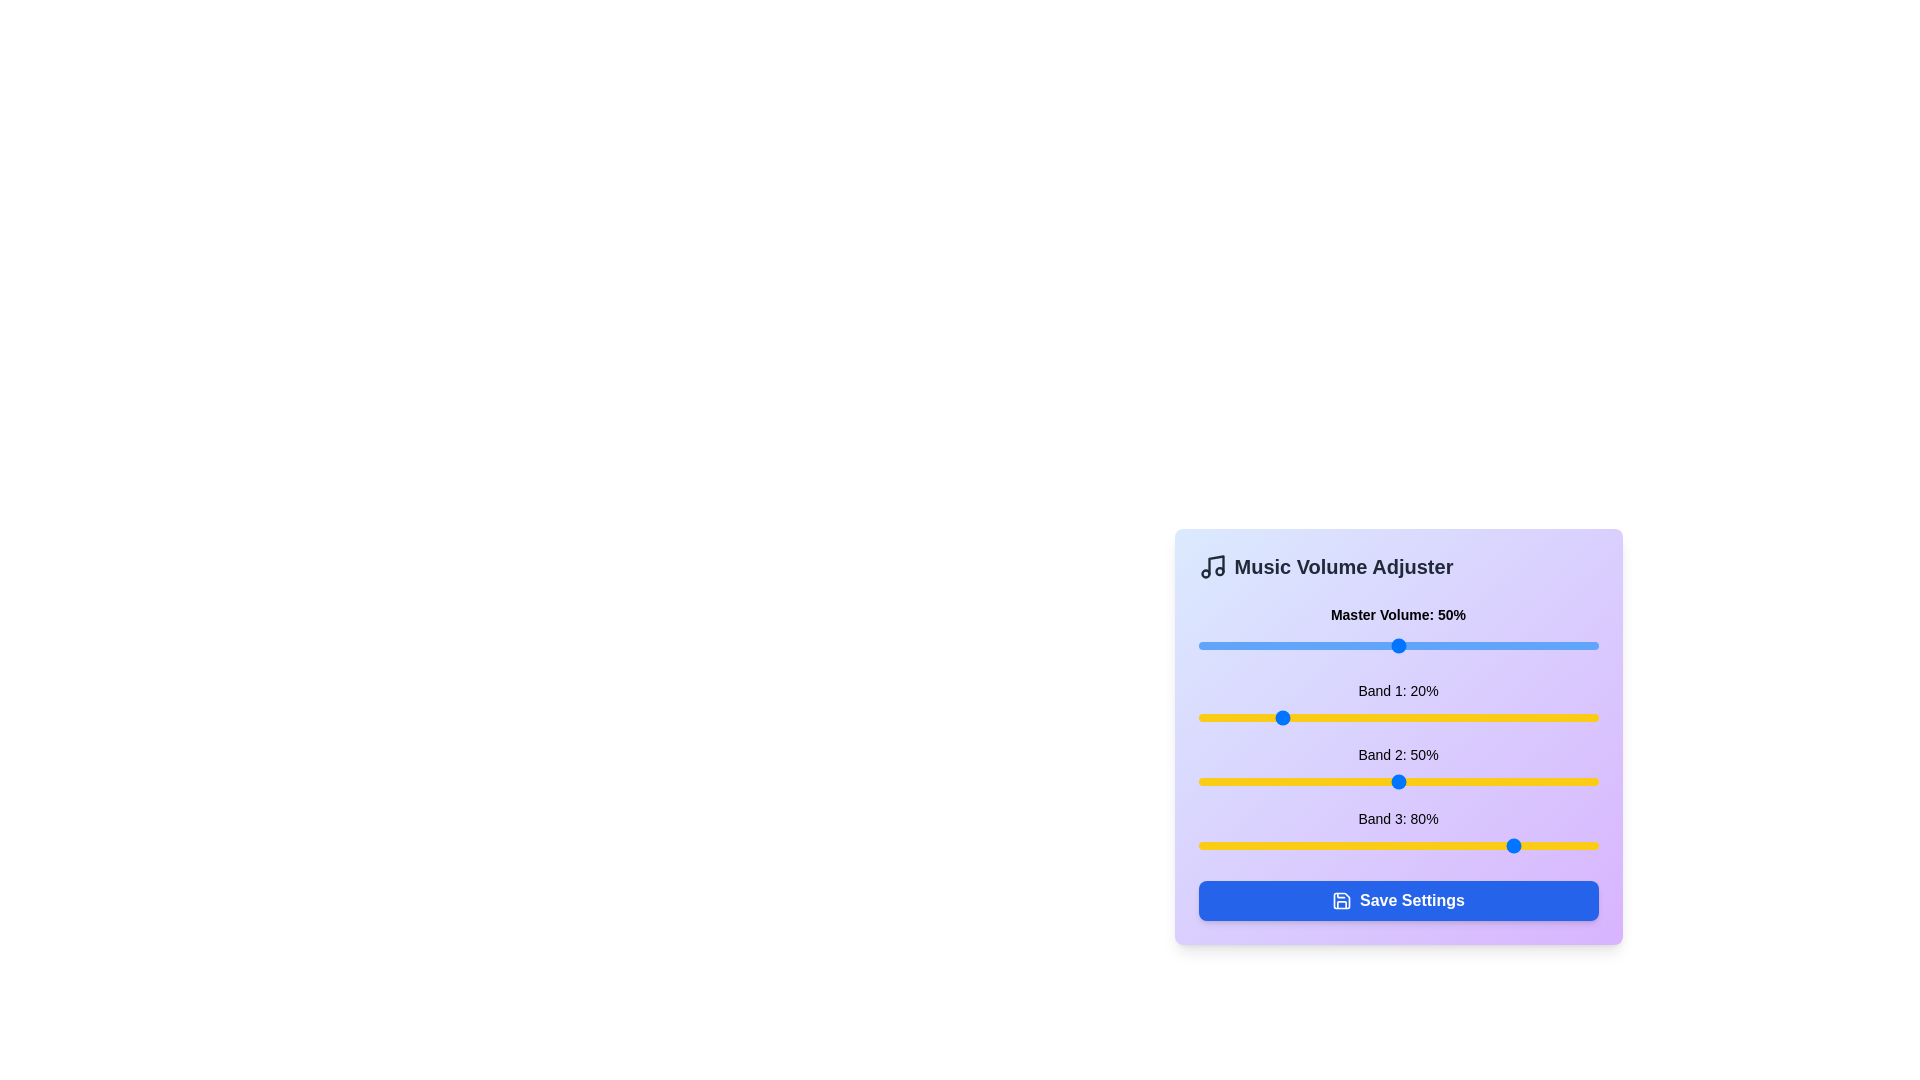  What do you see at coordinates (1397, 755) in the screenshot?
I see `the Label displaying 'Band 2: 50%' in the Music Volume Adjuster interface, which is centrally positioned within the Band 2 section` at bounding box center [1397, 755].